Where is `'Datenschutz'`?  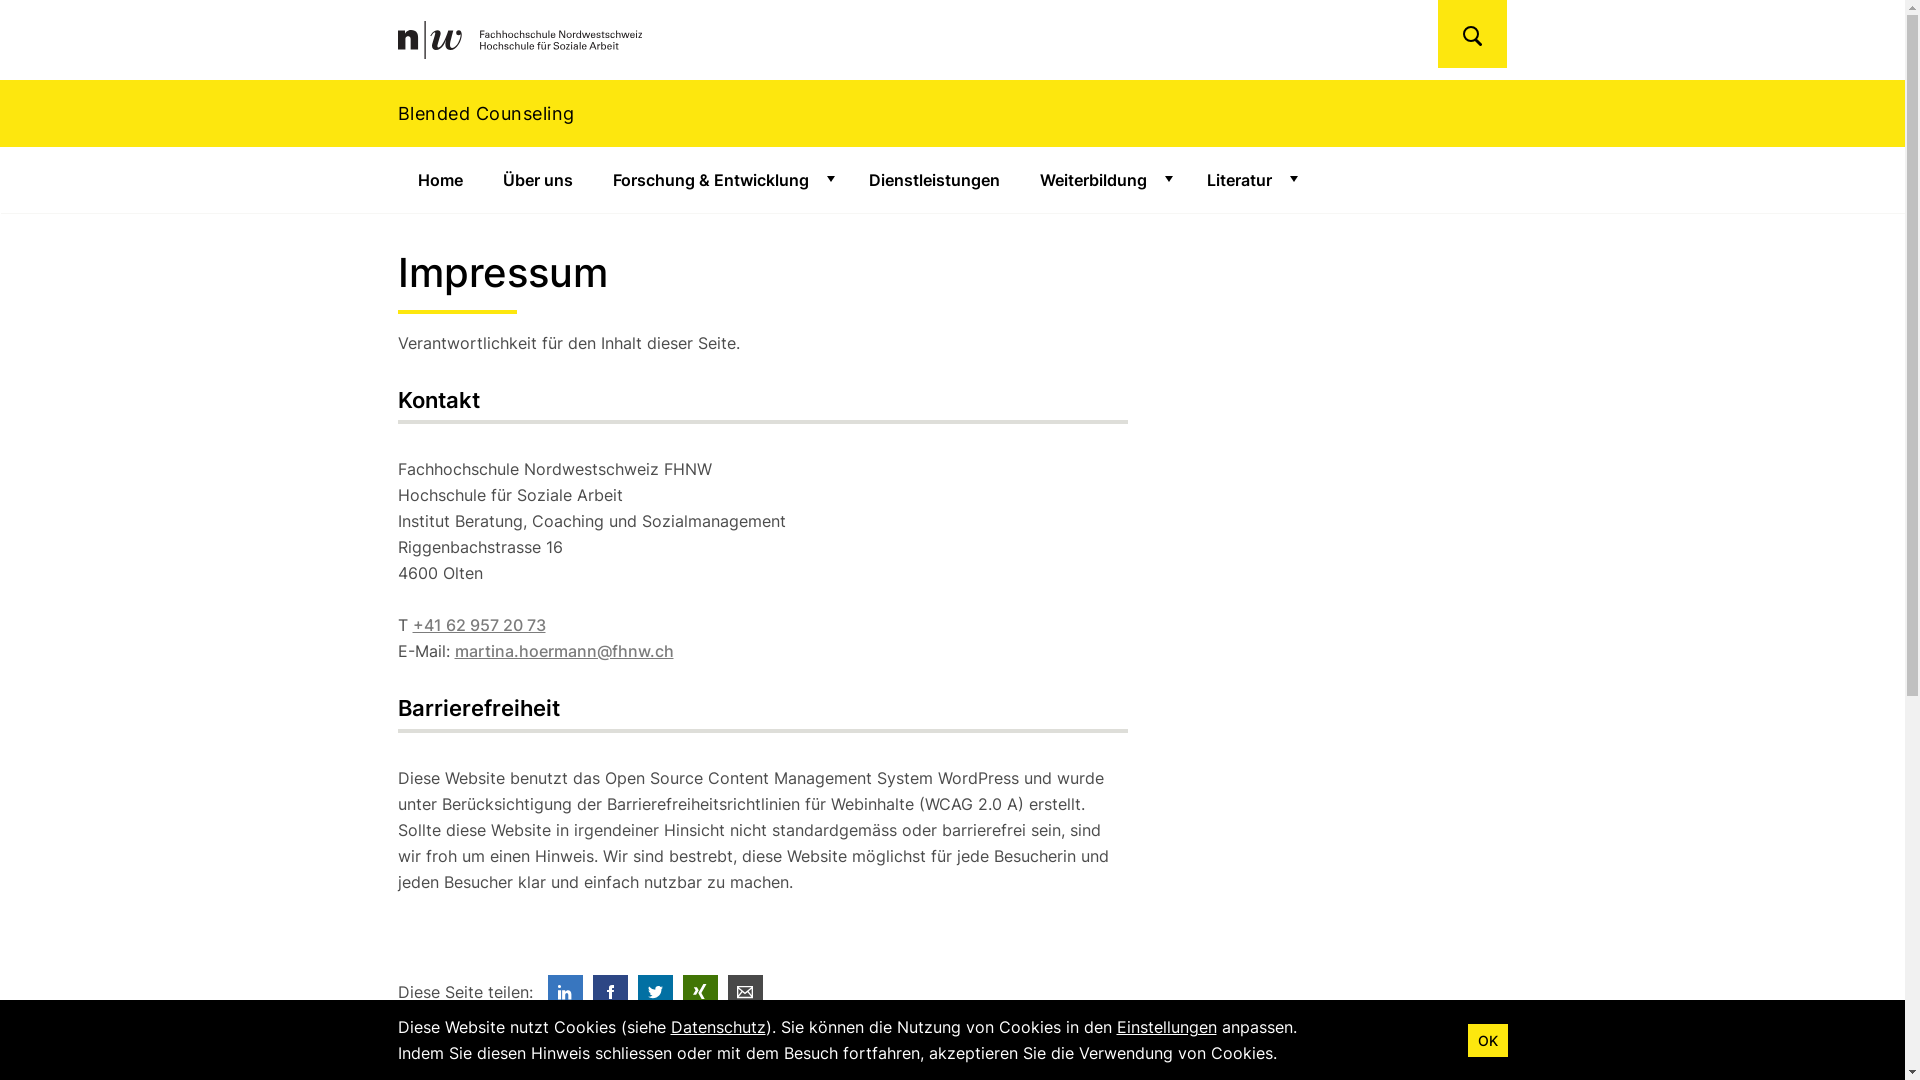
'Datenschutz' is located at coordinates (717, 1026).